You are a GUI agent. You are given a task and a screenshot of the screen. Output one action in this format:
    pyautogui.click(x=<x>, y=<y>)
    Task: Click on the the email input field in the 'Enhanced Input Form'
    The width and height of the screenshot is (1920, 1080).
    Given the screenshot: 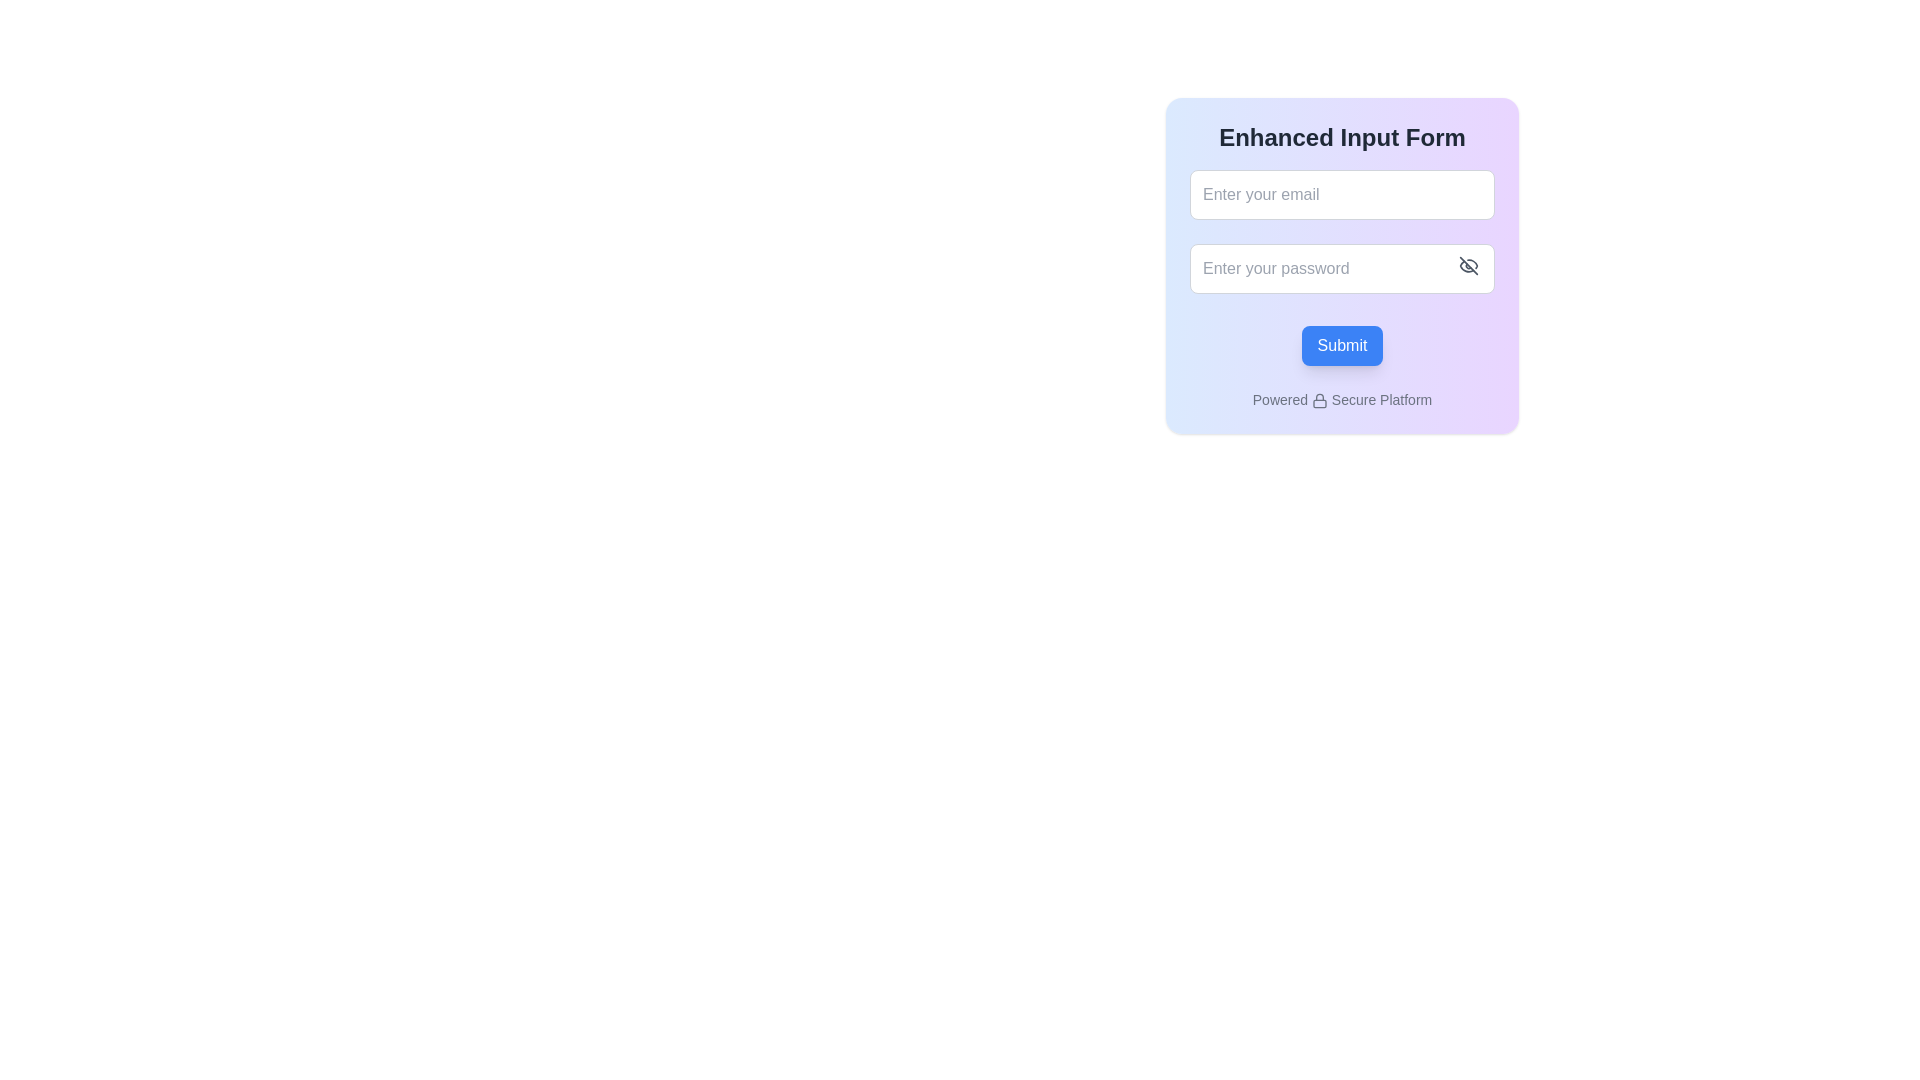 What is the action you would take?
    pyautogui.click(x=1342, y=195)
    